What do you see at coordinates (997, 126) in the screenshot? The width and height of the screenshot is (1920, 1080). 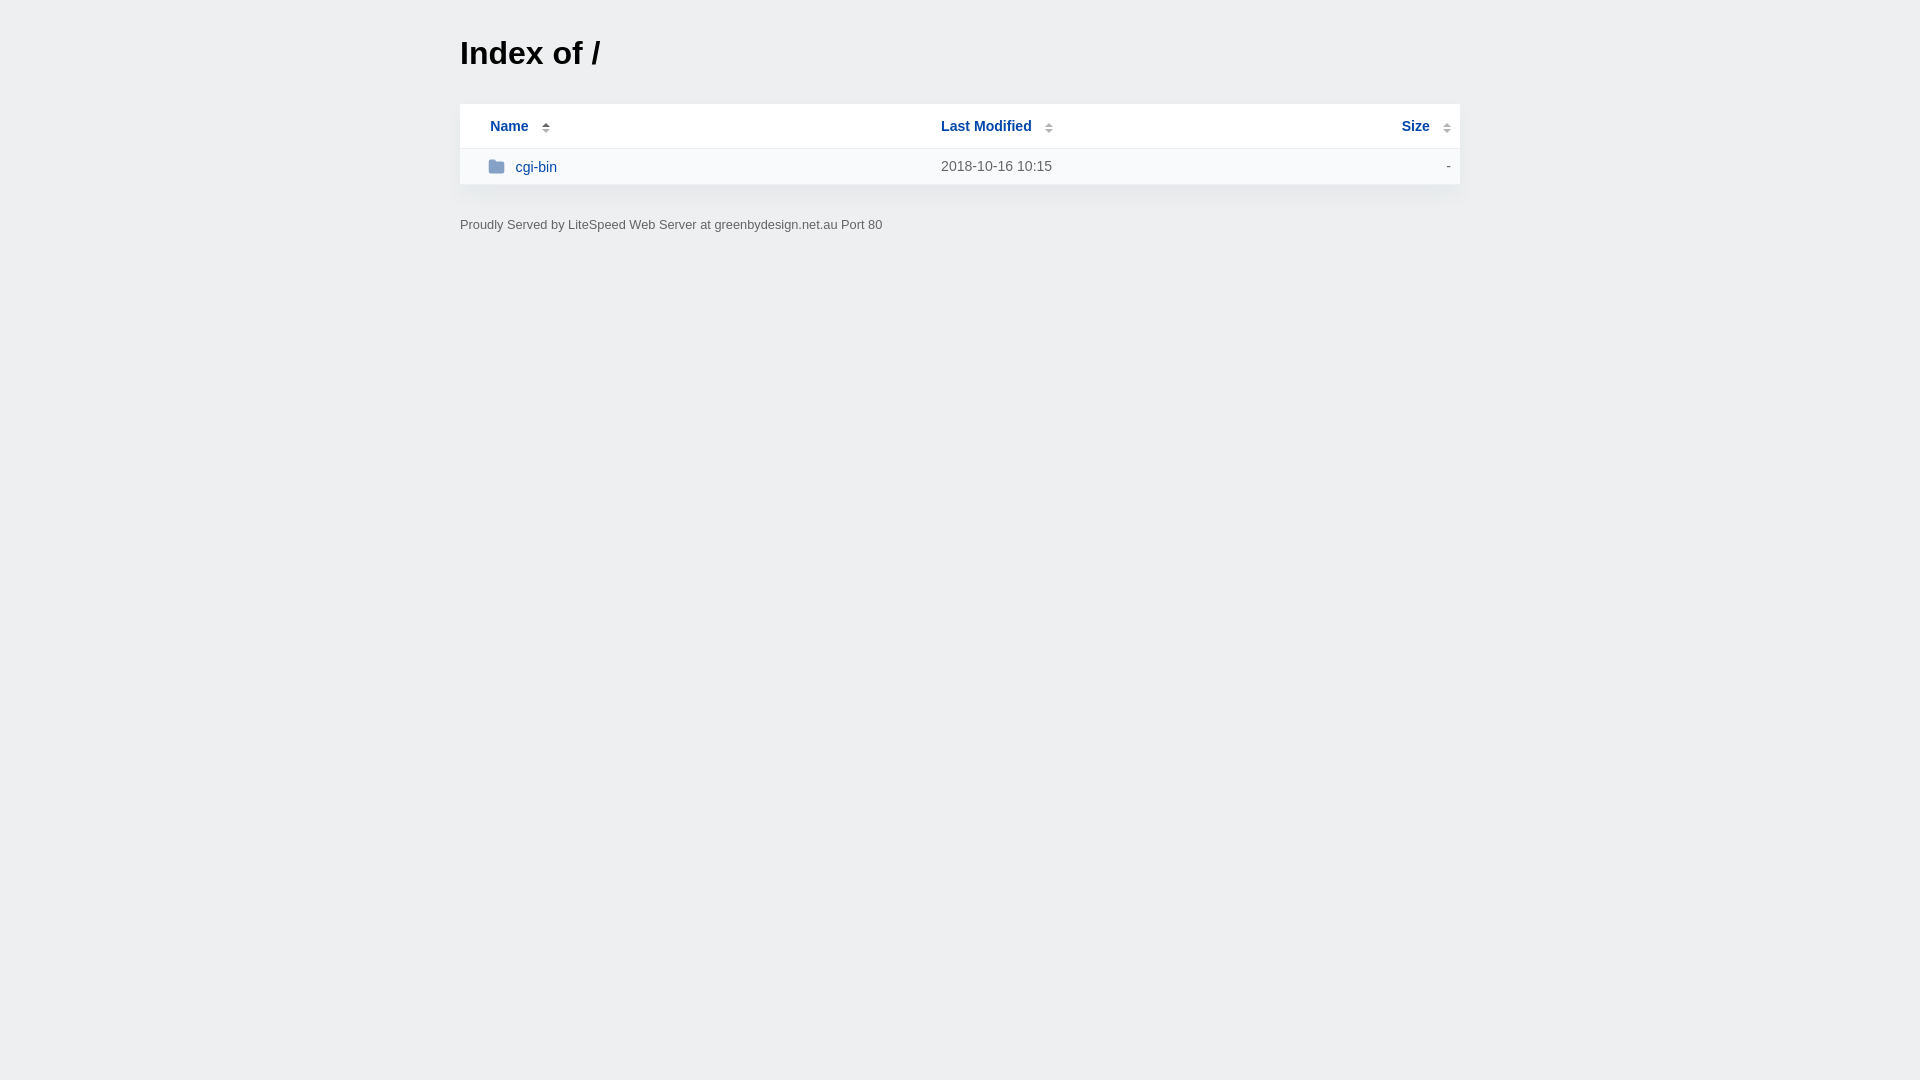 I see `'Last Modified'` at bounding box center [997, 126].